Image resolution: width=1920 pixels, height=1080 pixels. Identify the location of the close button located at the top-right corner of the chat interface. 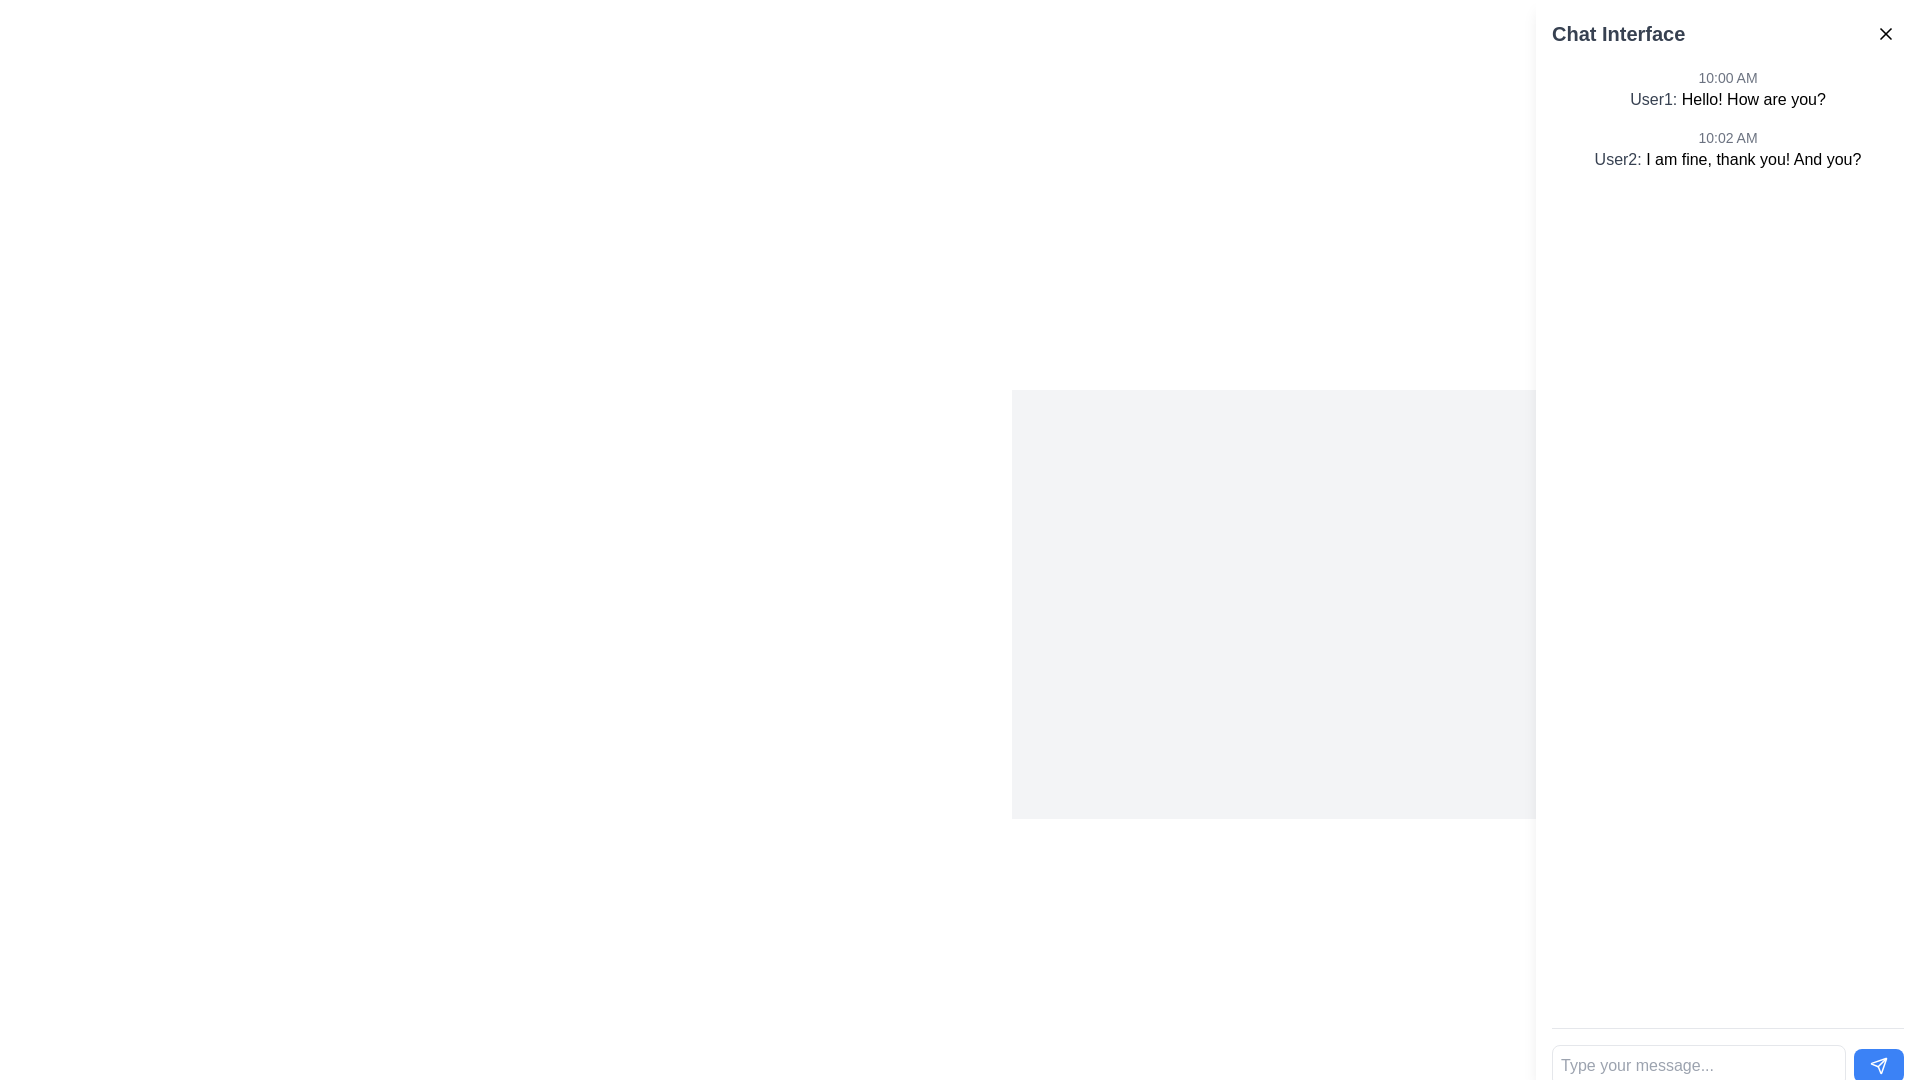
(1885, 34).